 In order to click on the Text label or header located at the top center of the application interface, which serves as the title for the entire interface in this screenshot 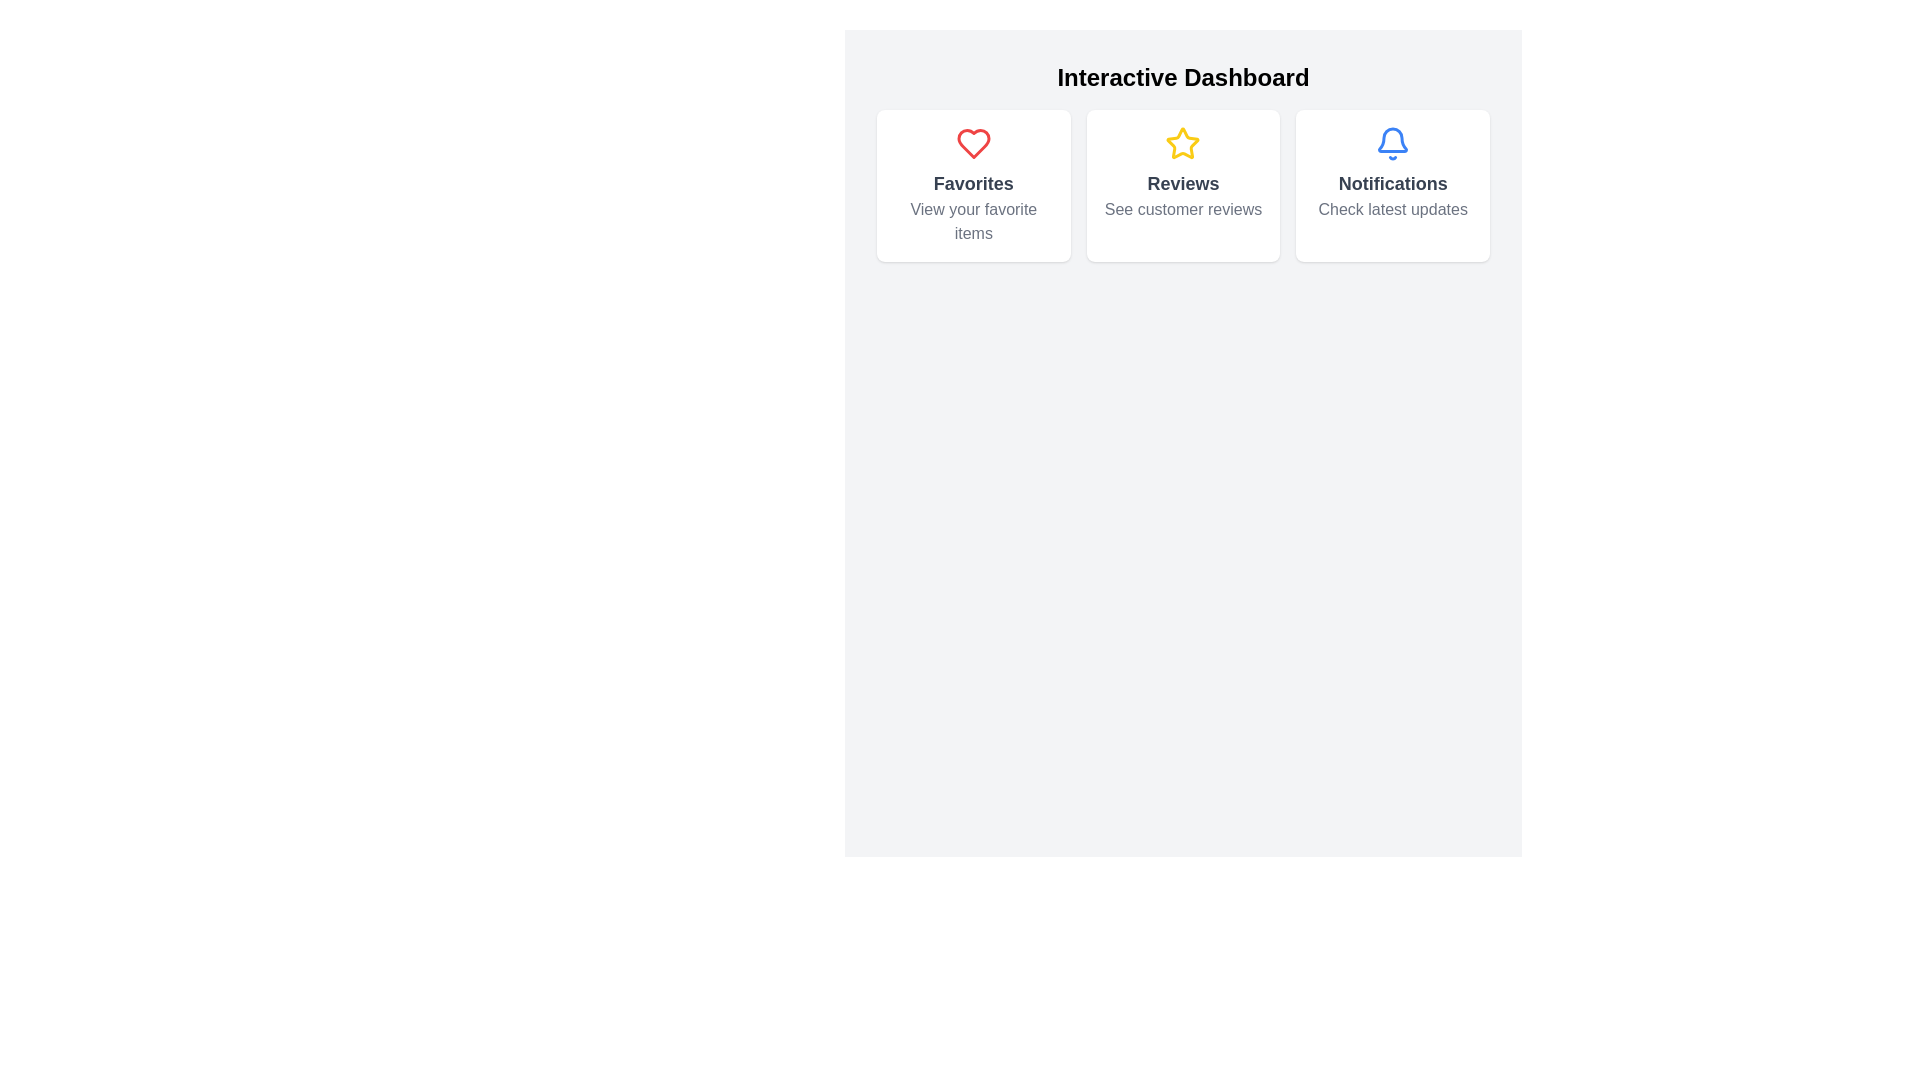, I will do `click(1183, 76)`.